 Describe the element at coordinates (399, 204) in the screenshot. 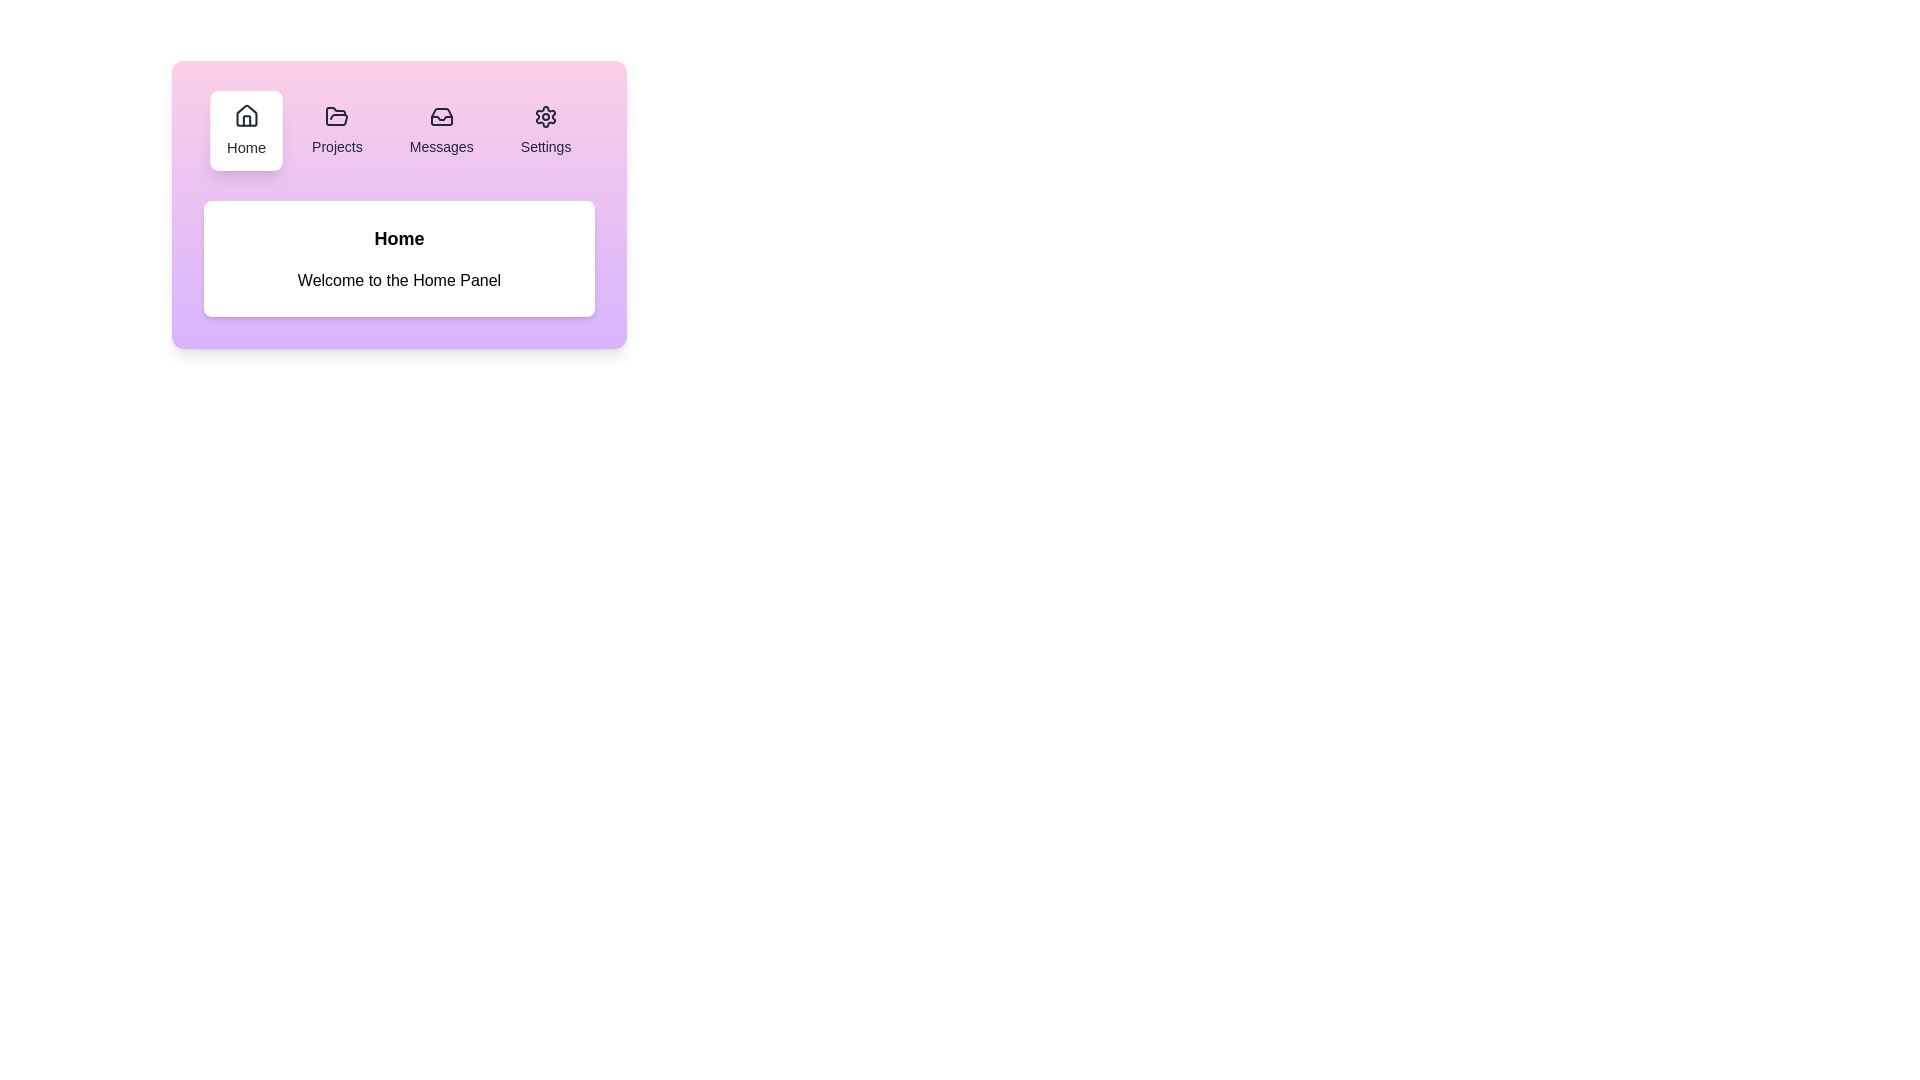

I see `welcome message displayed in the white panel labeled 'Home' below the navigation tabs of the rounded rectangular Navigation panel with a gradient background` at that location.